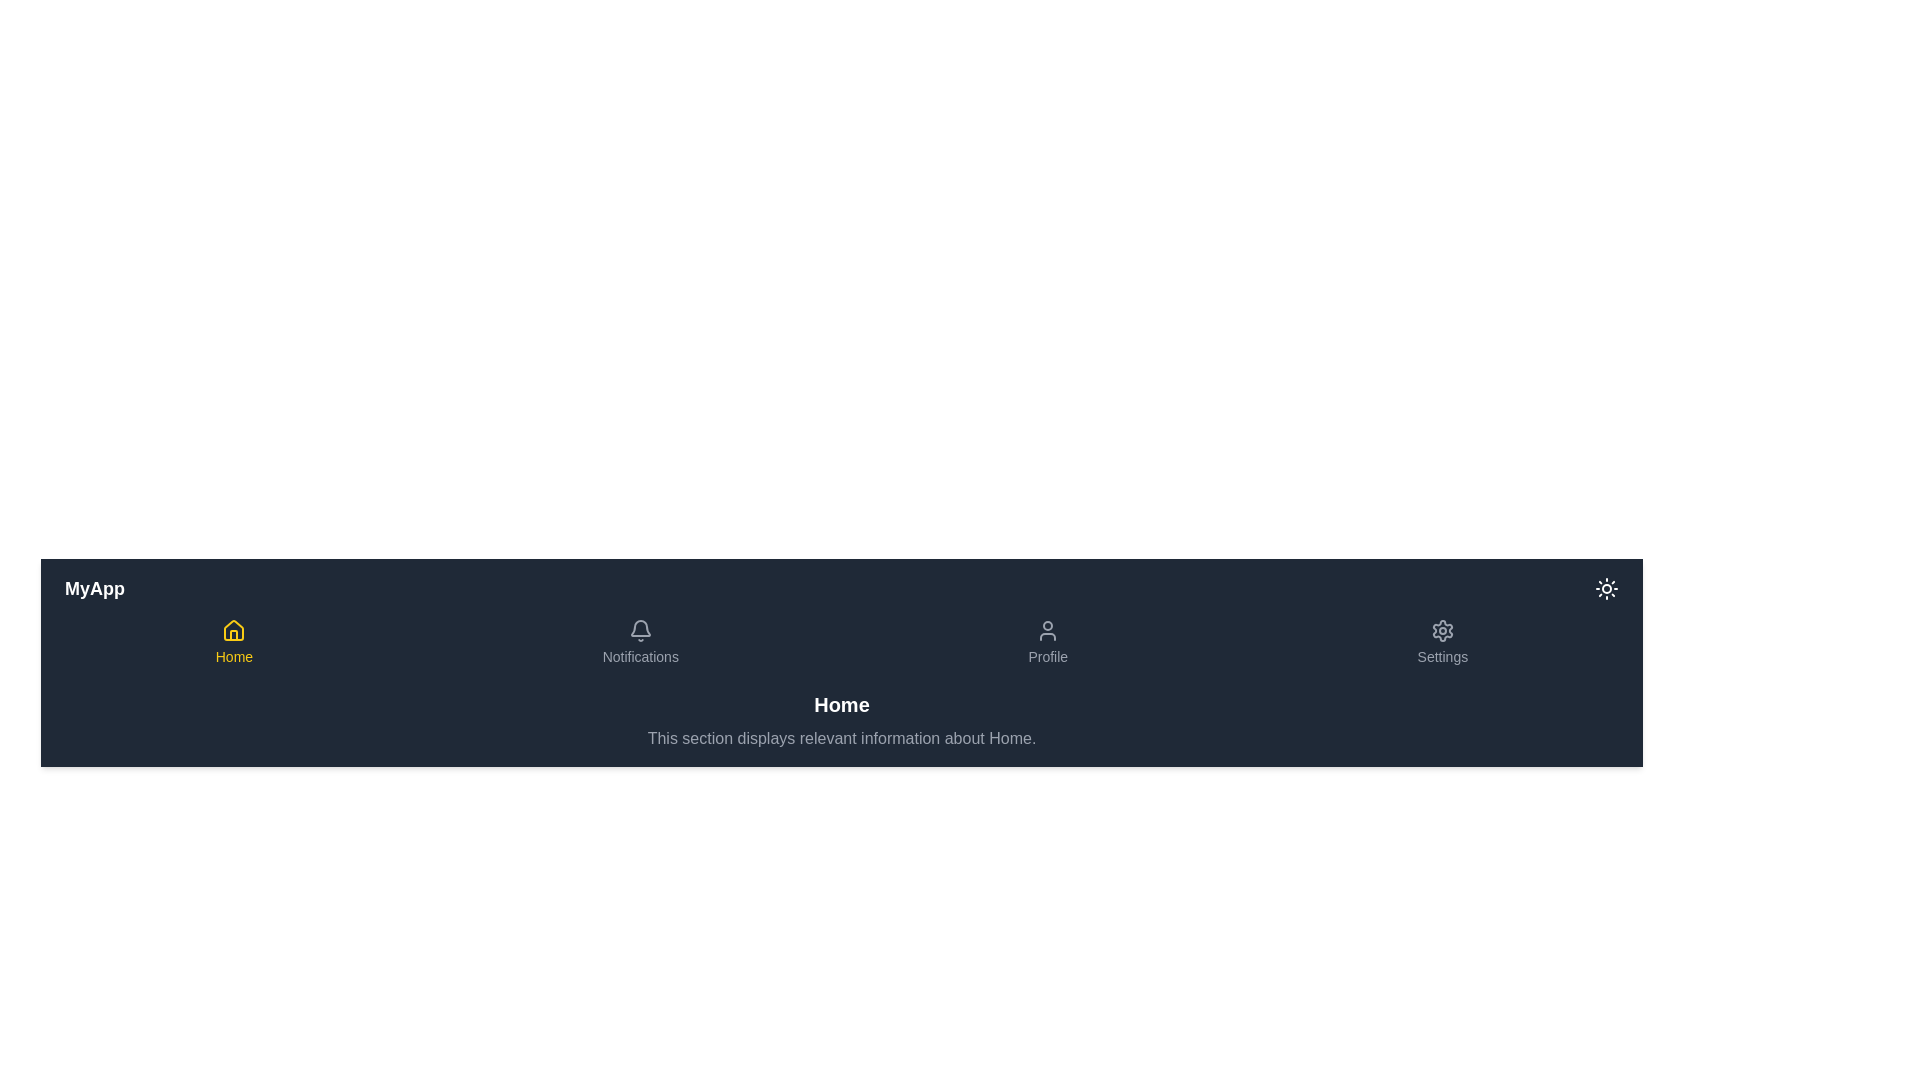 This screenshot has width=1920, height=1080. What do you see at coordinates (94, 588) in the screenshot?
I see `the app's name 'MyApp' in the header to inspect its branding` at bounding box center [94, 588].